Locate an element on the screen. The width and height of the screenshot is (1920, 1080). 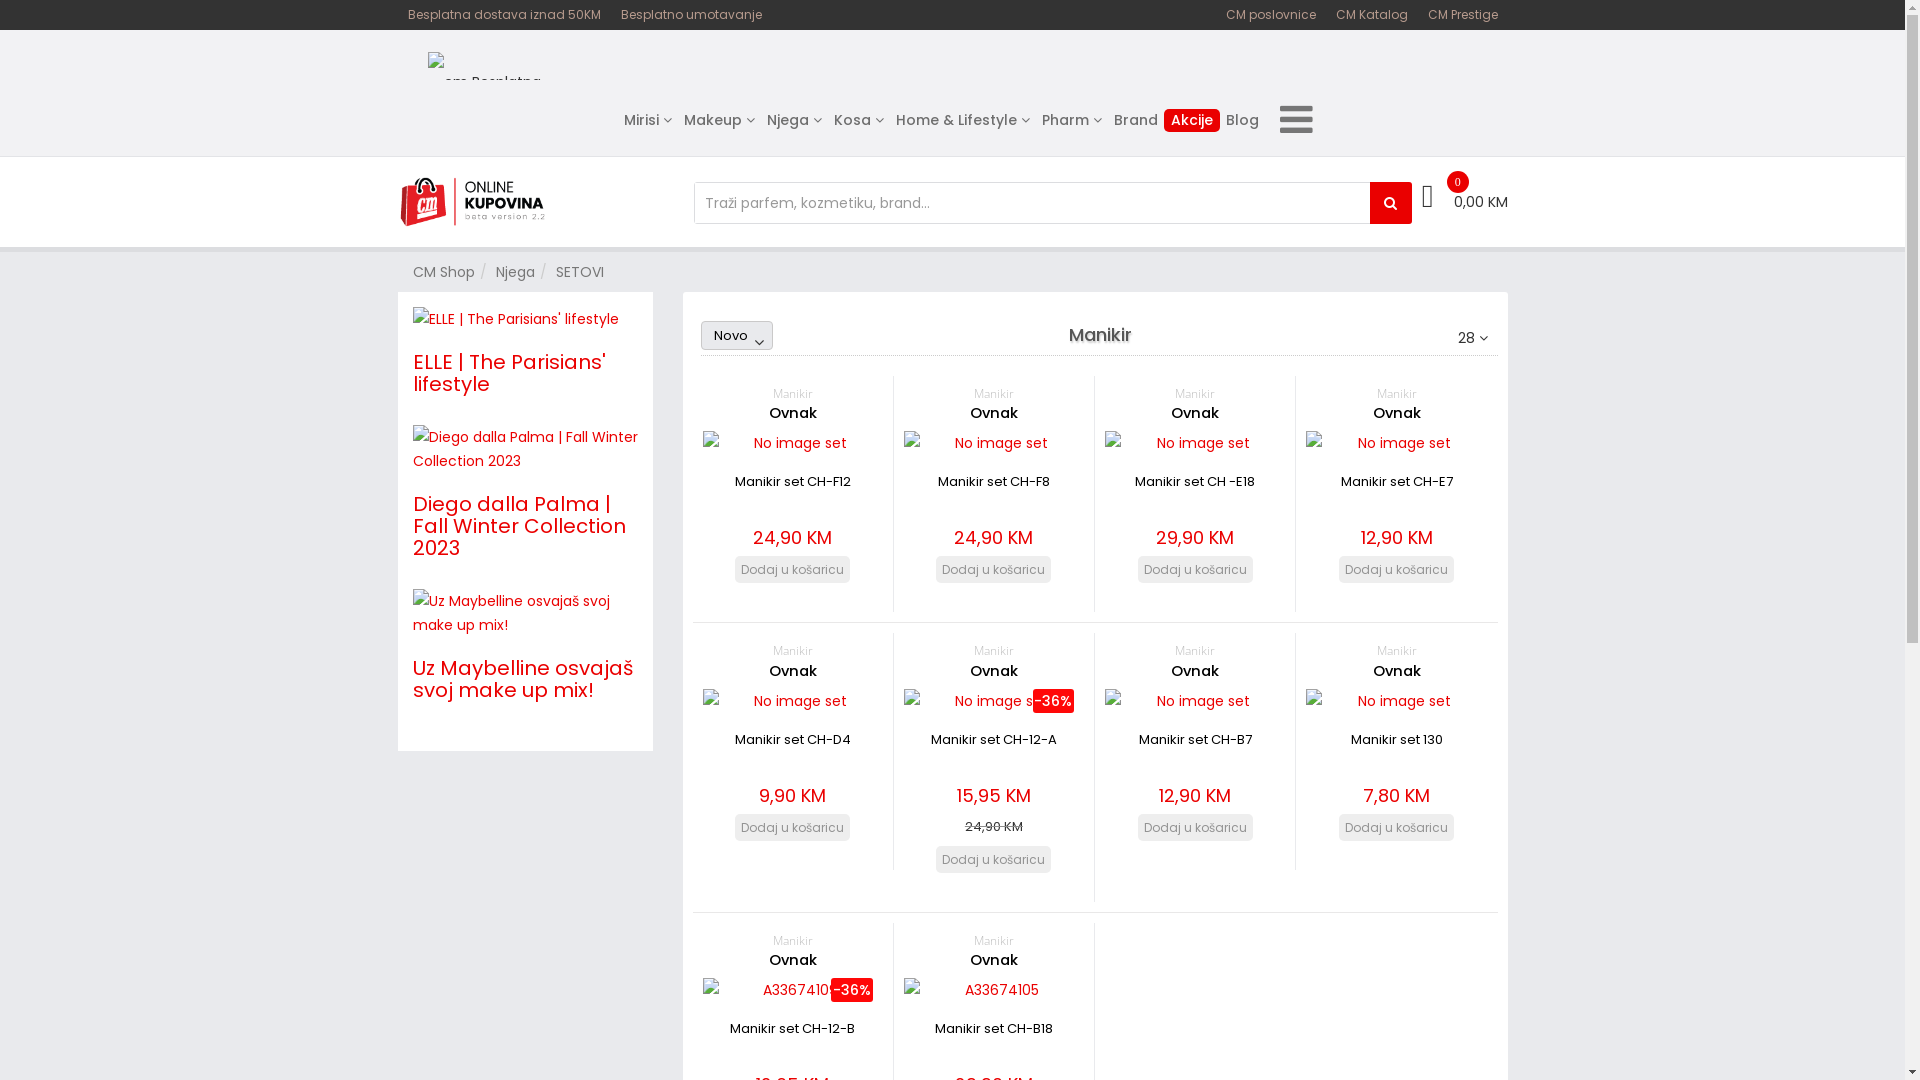
'Manikir set CH -E18' is located at coordinates (1195, 481).